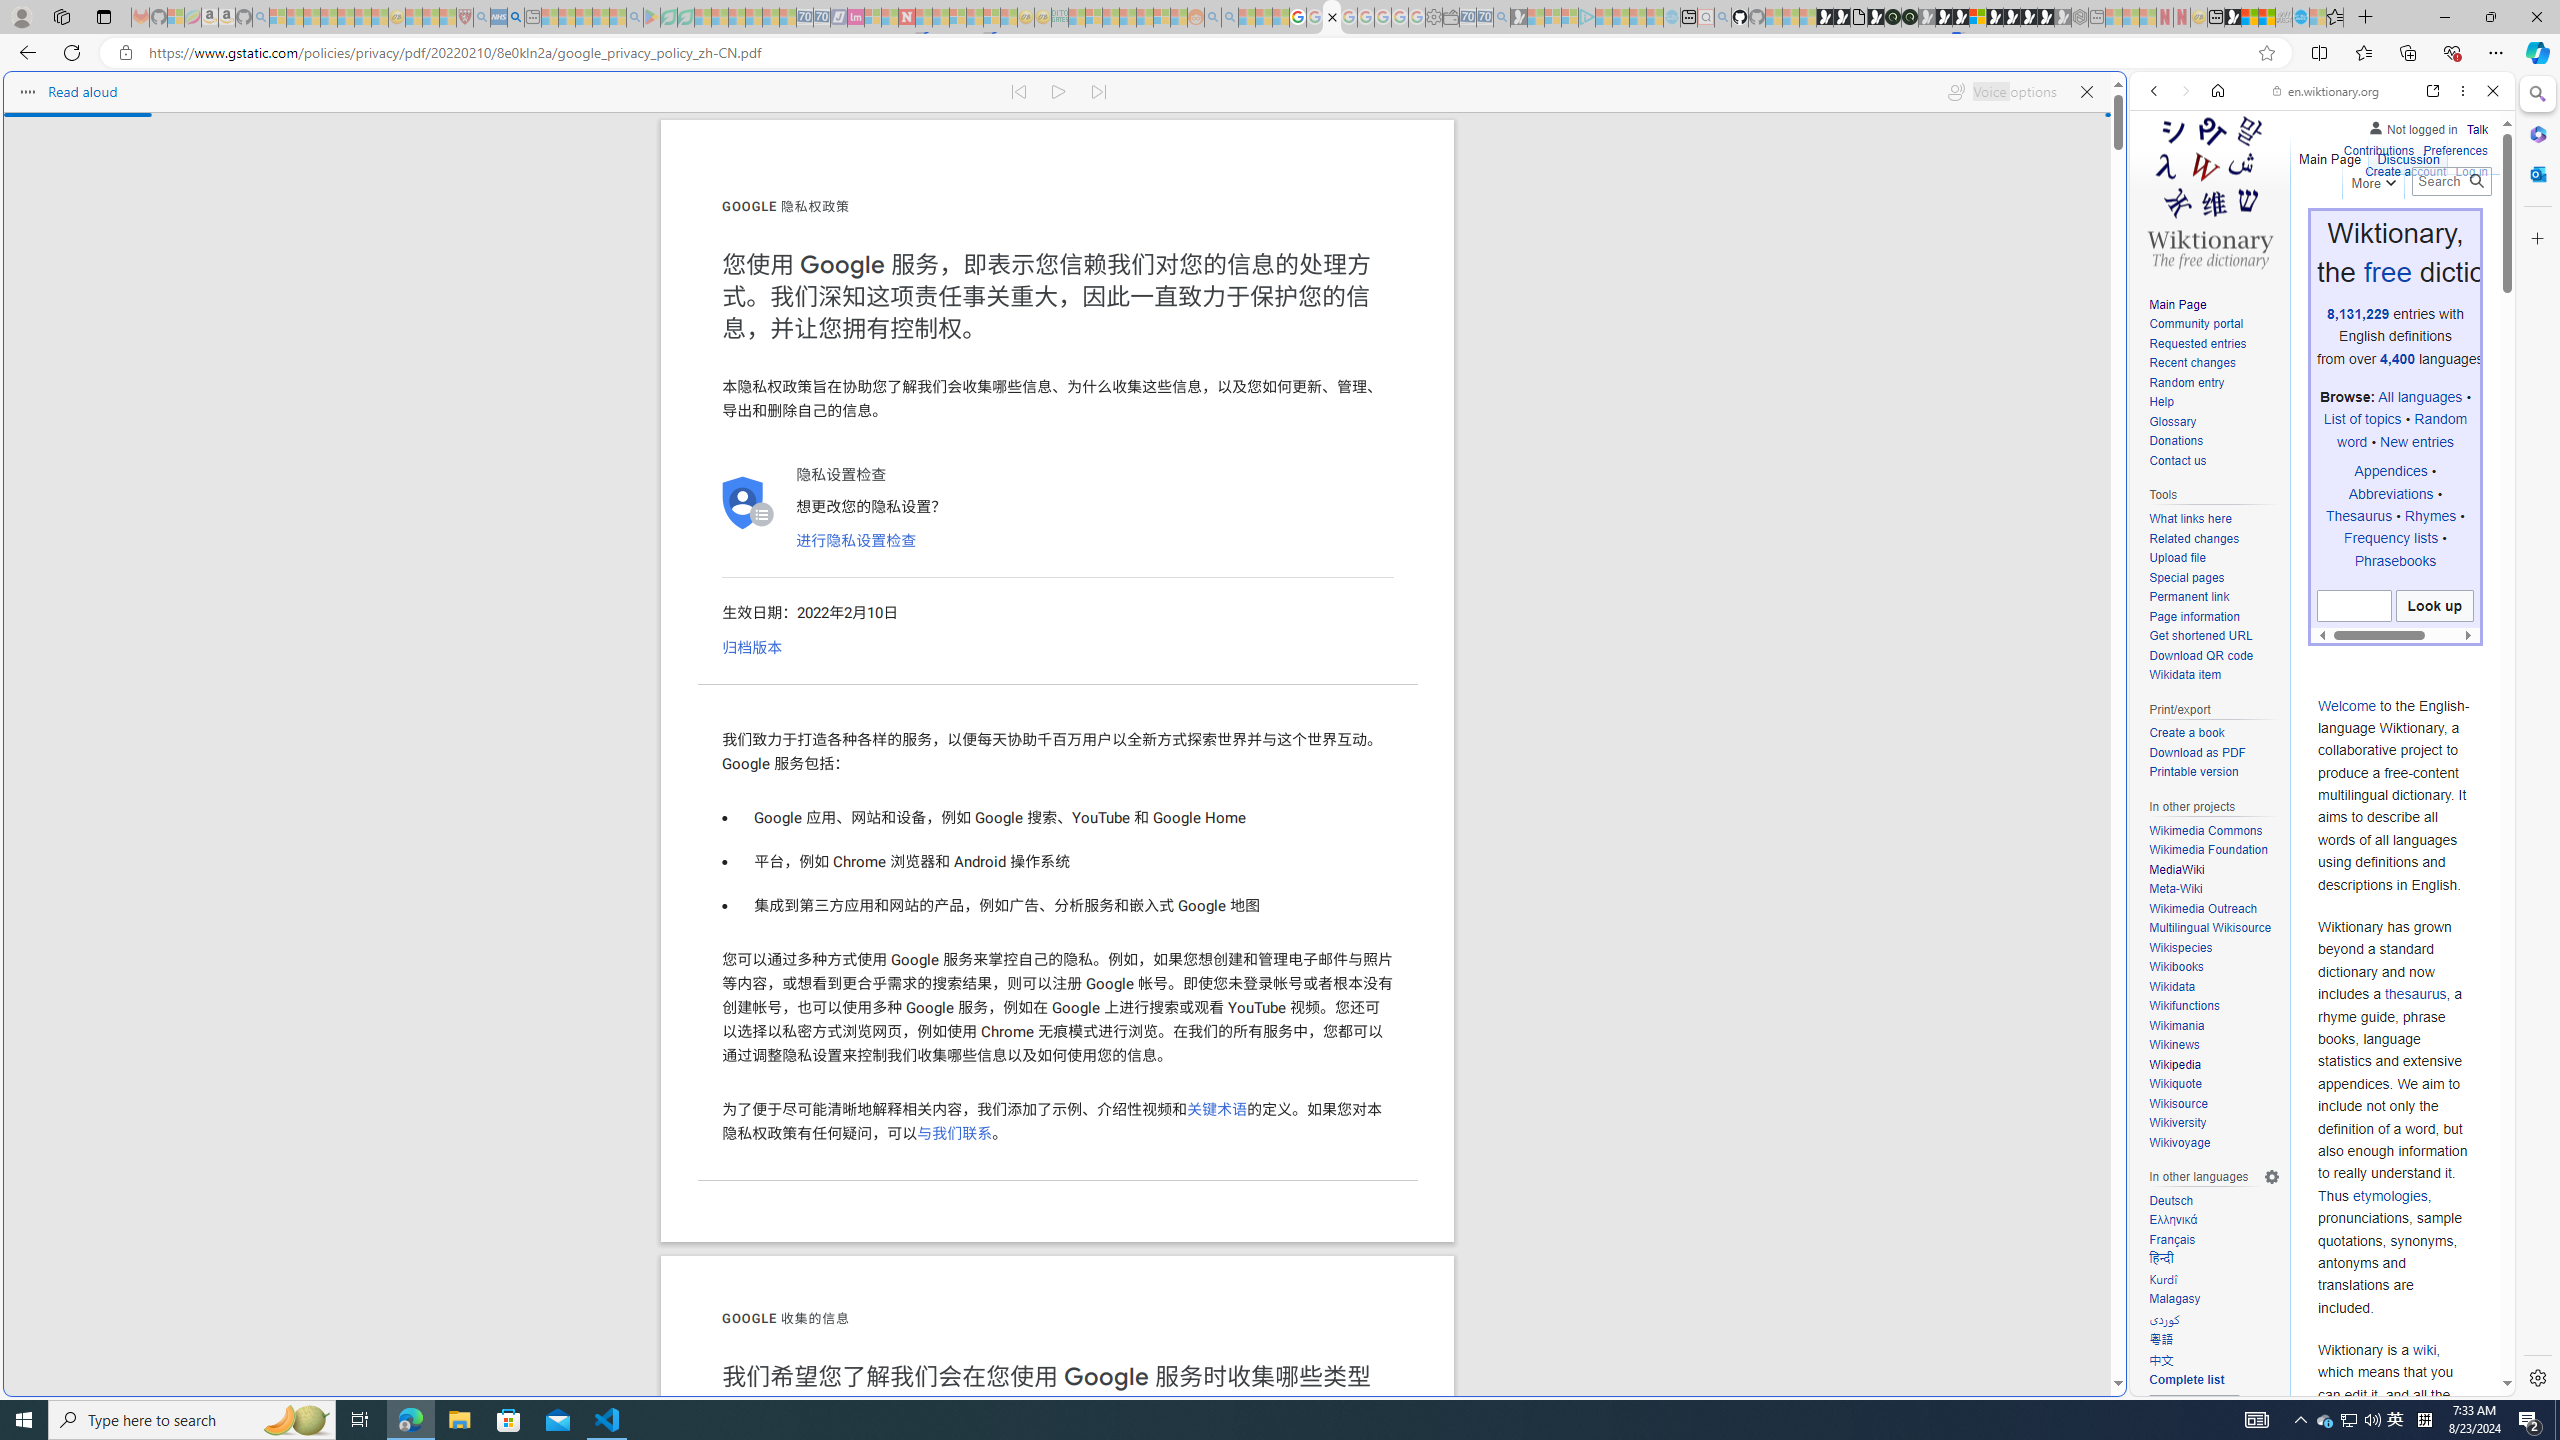 This screenshot has height=1440, width=2560. Describe the element at coordinates (2196, 751) in the screenshot. I see `'Download as PDF'` at that location.